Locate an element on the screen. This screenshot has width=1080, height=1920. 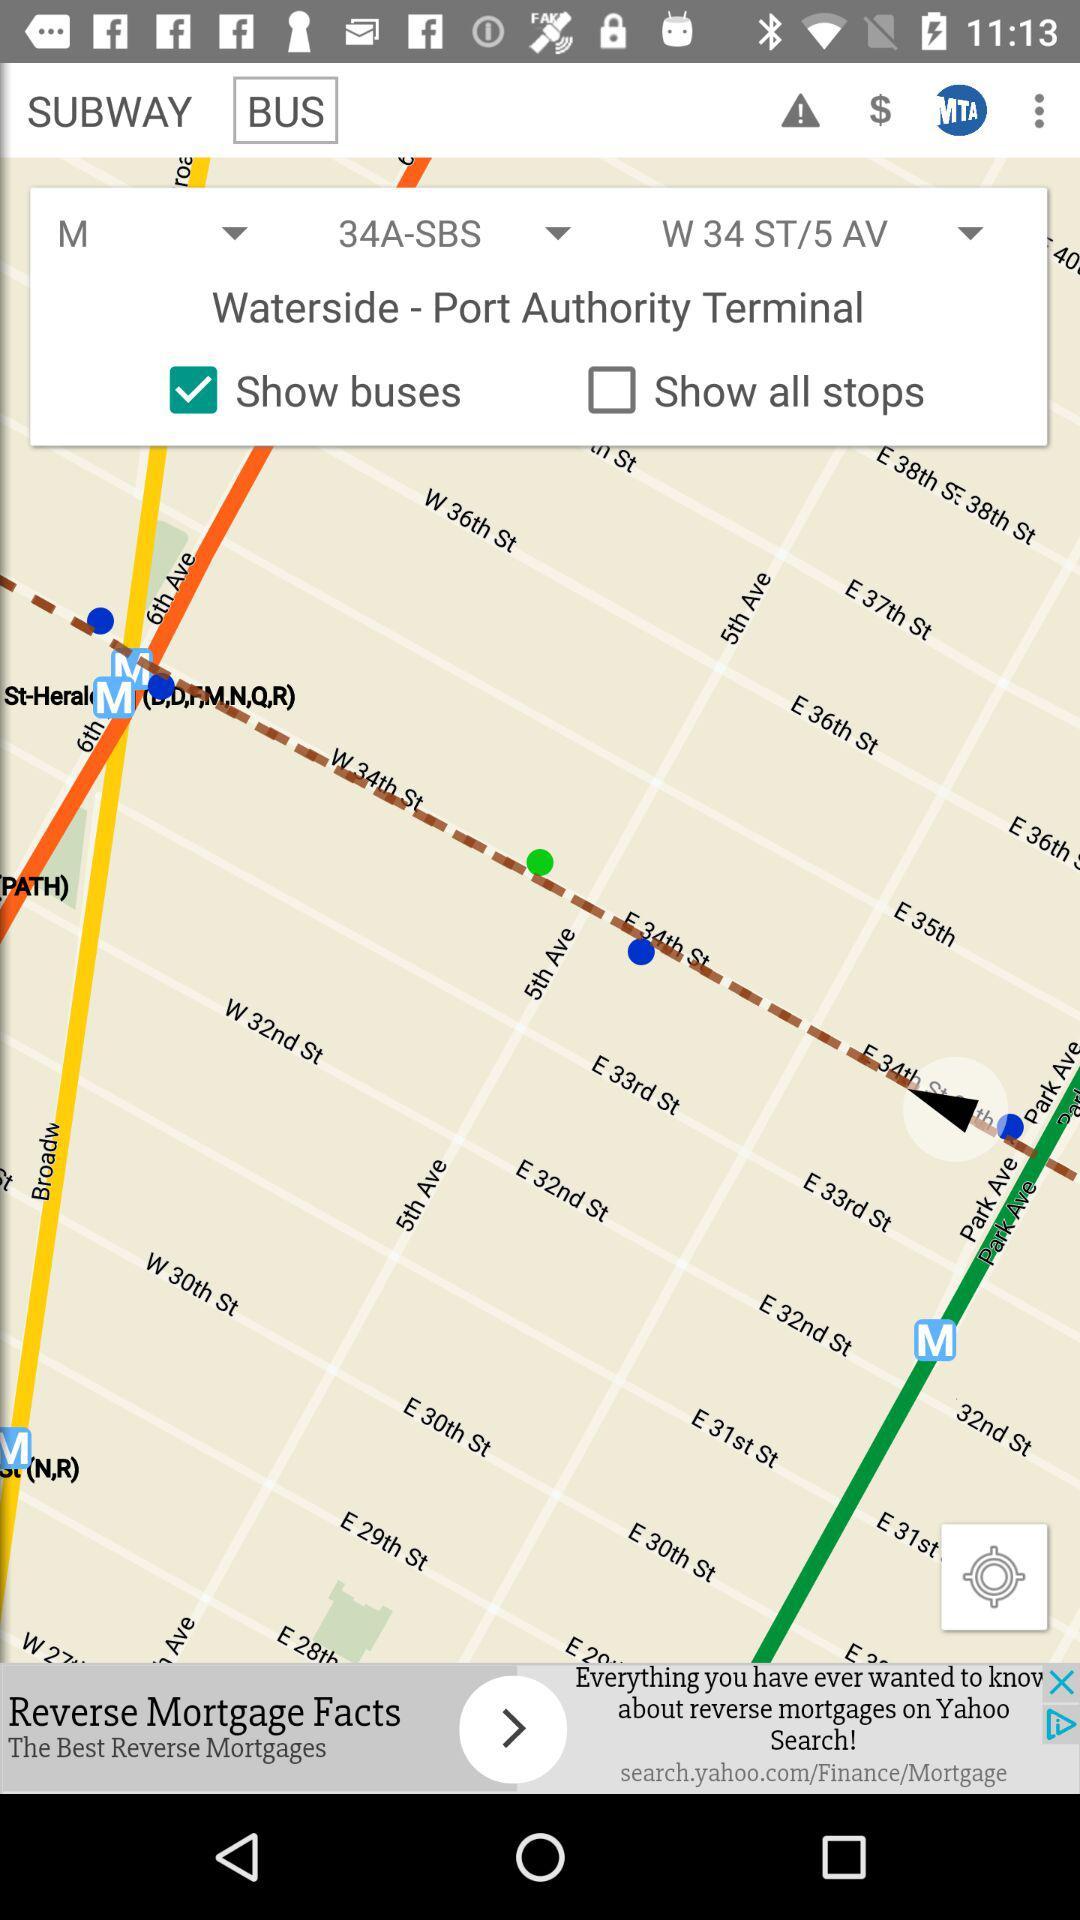
the option which is right to show buses is located at coordinates (748, 389).